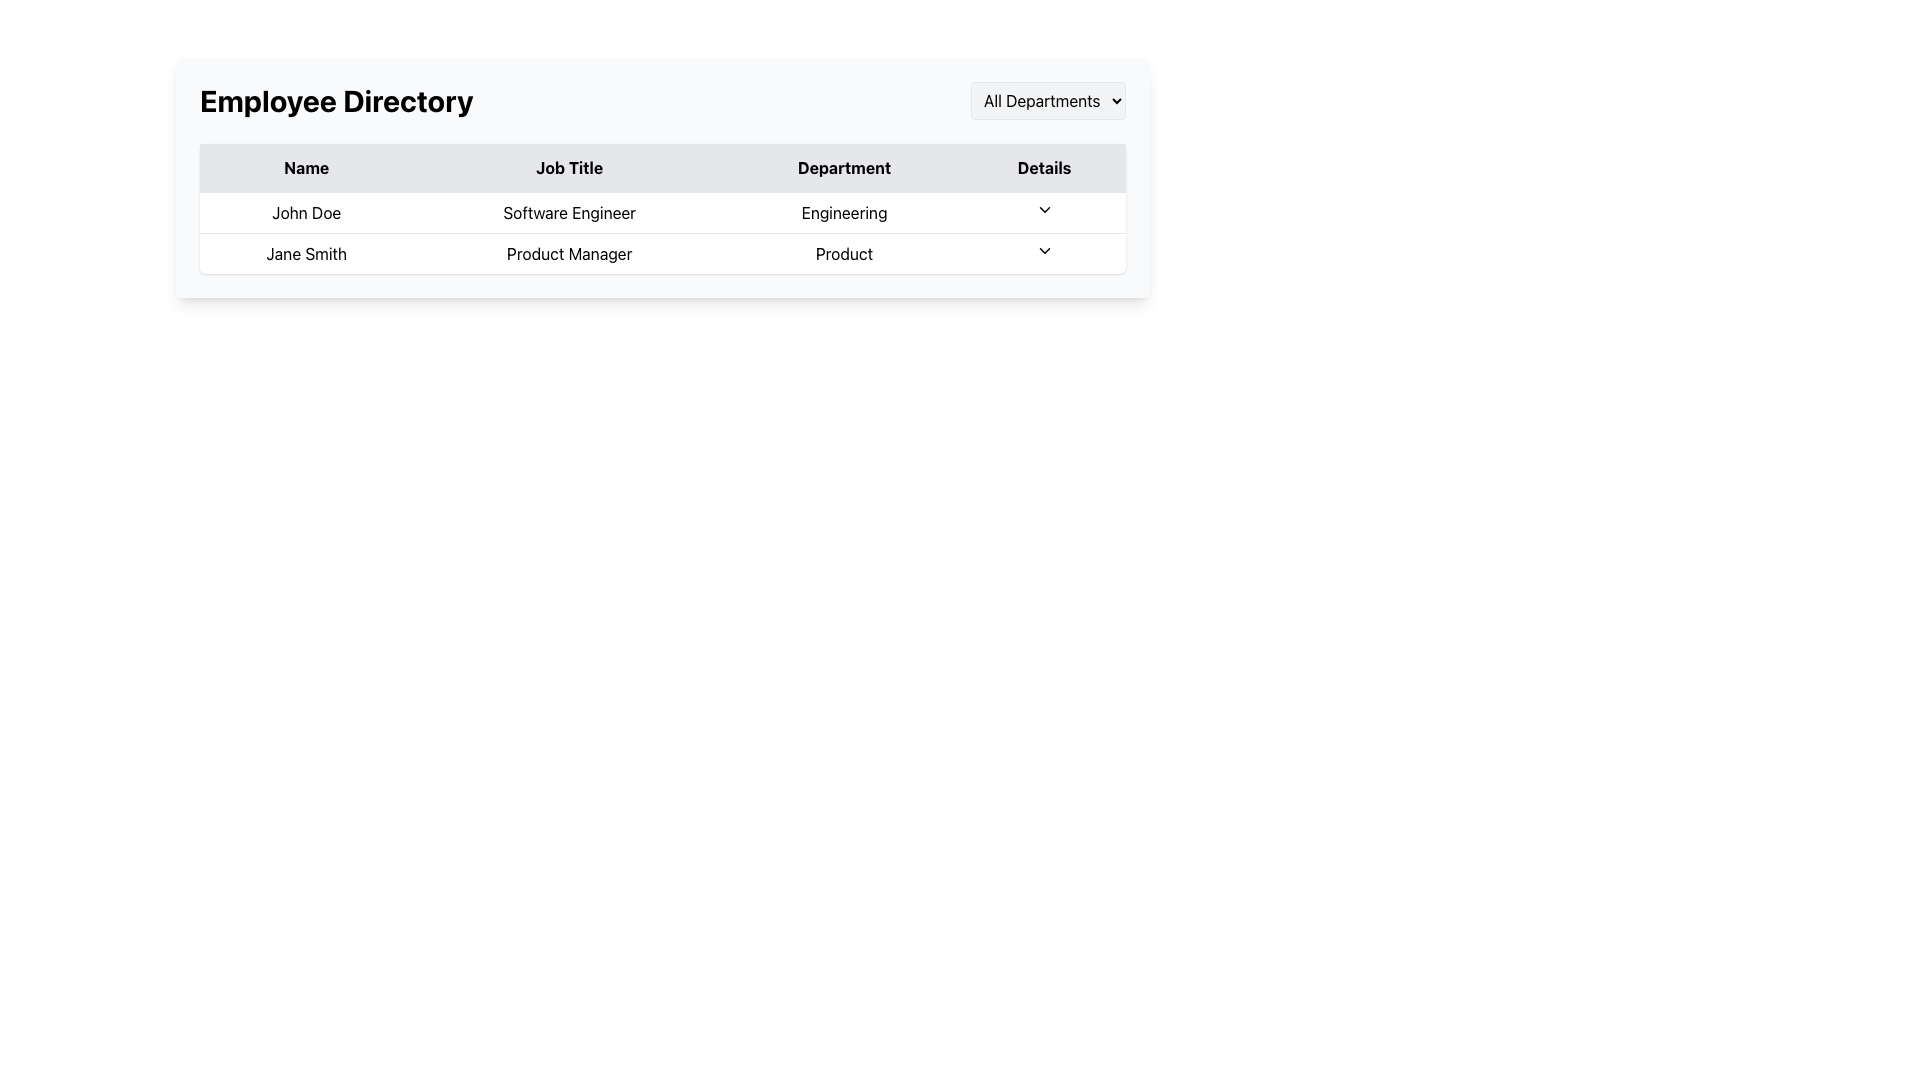 The width and height of the screenshot is (1920, 1080). What do you see at coordinates (1043, 249) in the screenshot?
I see `the Dropdown toggle icon in the 'Details' column of the second row for 'Jane Smith' in the 'Employee Directory' table` at bounding box center [1043, 249].